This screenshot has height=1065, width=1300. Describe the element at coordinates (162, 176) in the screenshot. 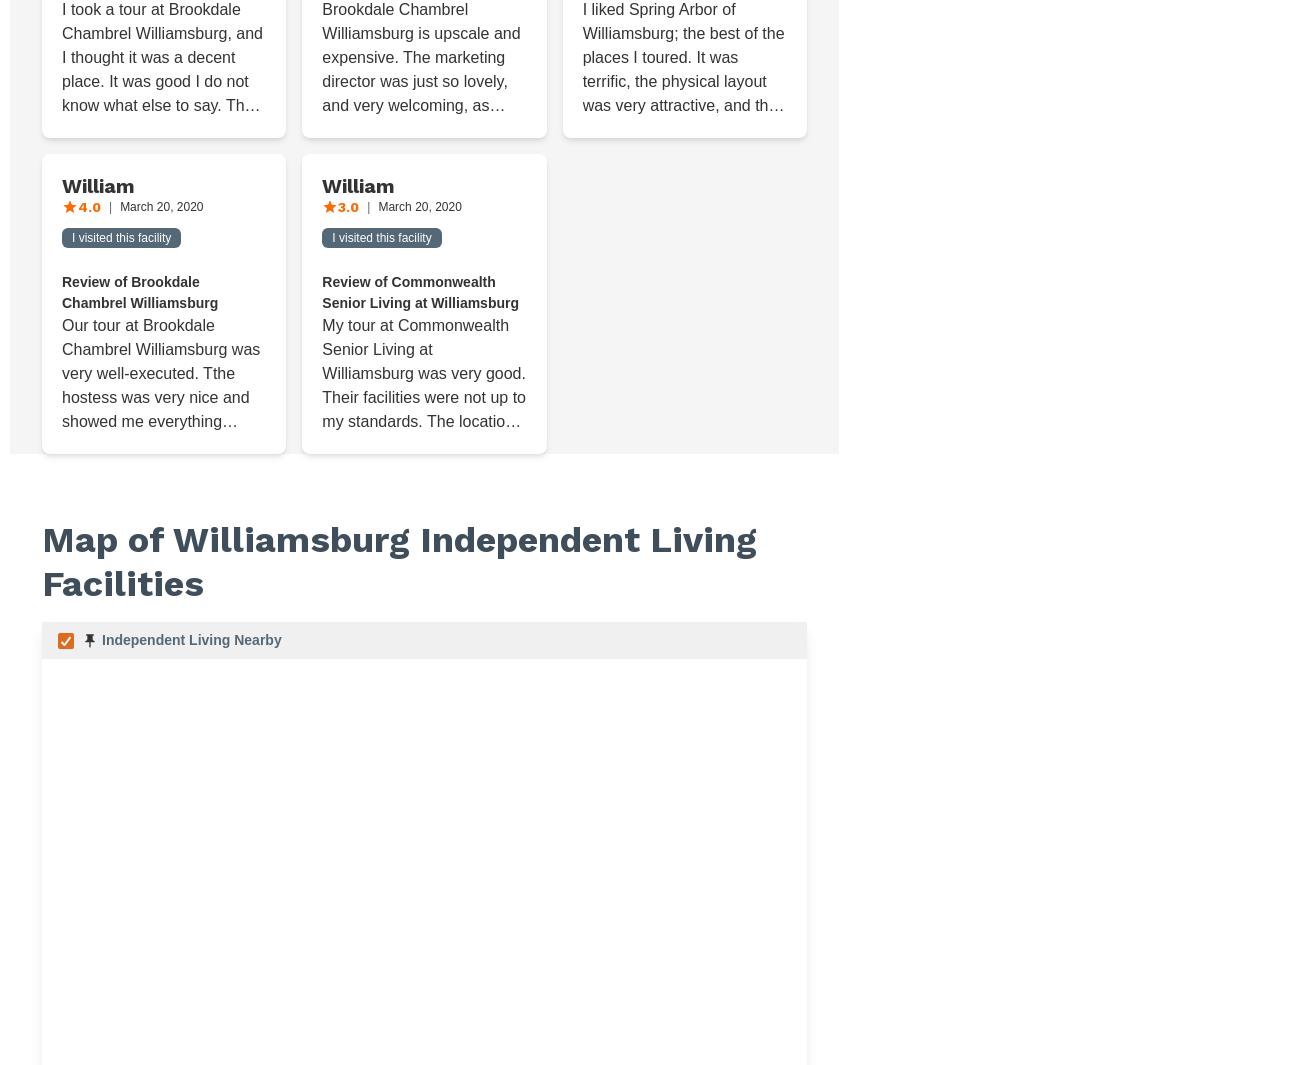

I see `'I took a tour at Brookdale Chambrel Williamsburg, and I thought it was a decent place. It was good I do not know what else to say. The one who accommodated me on the tour was fine and did a good job. I believe they got studio types, a one bedroom, and 2-bedroom. They have a small library, an exercise room, a movie room, and a dining room. The food was fine, and it was good.'` at that location.